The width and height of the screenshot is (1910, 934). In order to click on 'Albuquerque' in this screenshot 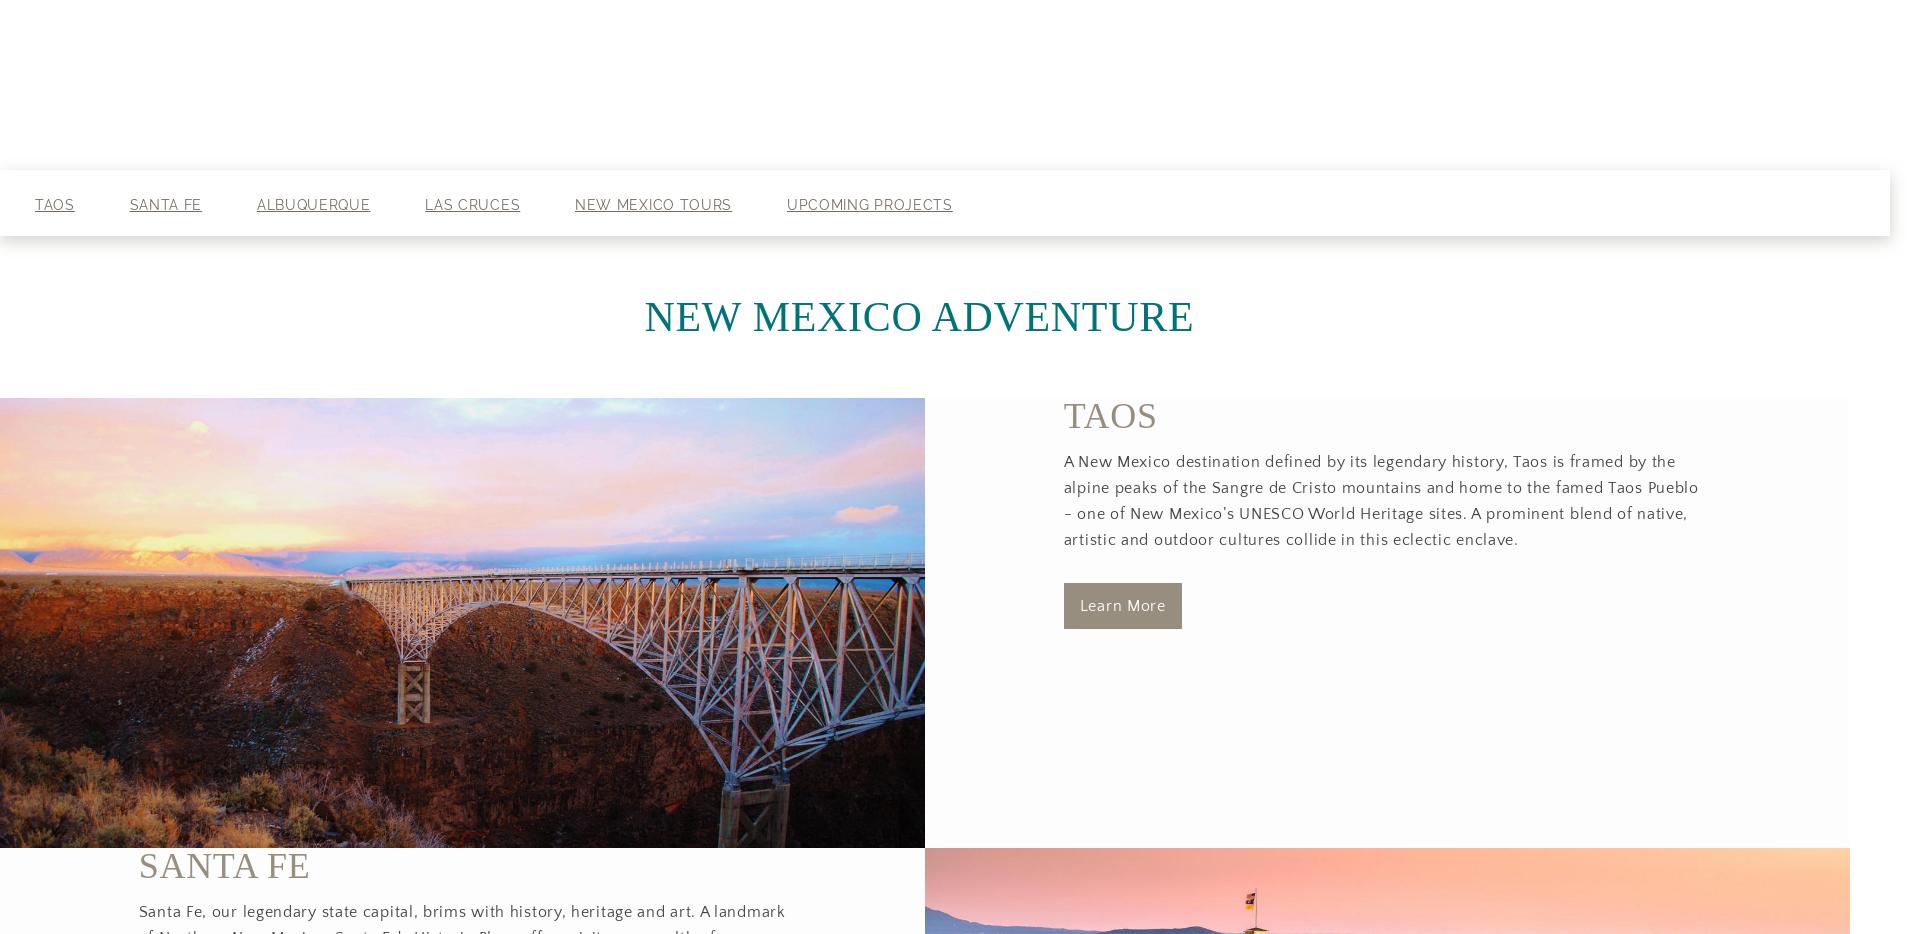, I will do `click(255, 204)`.